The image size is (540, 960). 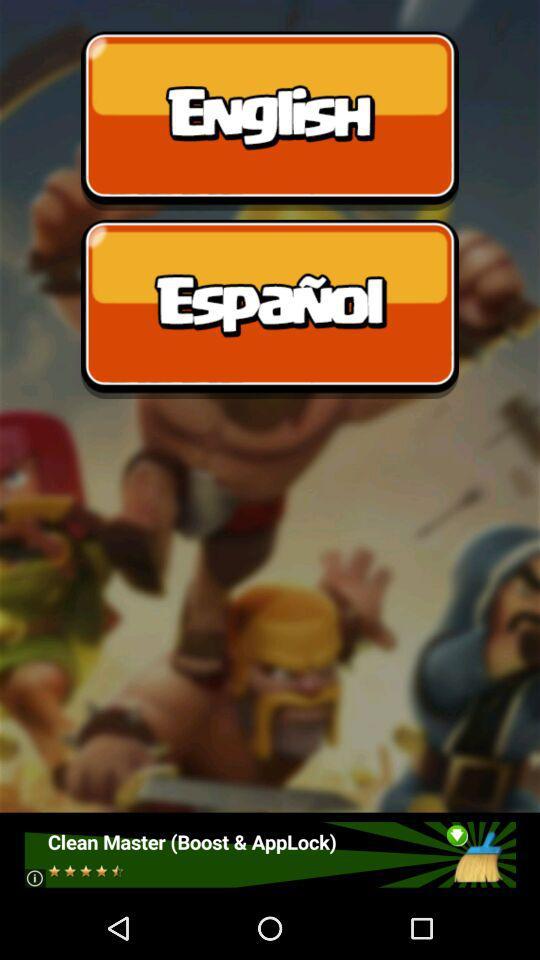 I want to click on click the advertisement, so click(x=269, y=853).